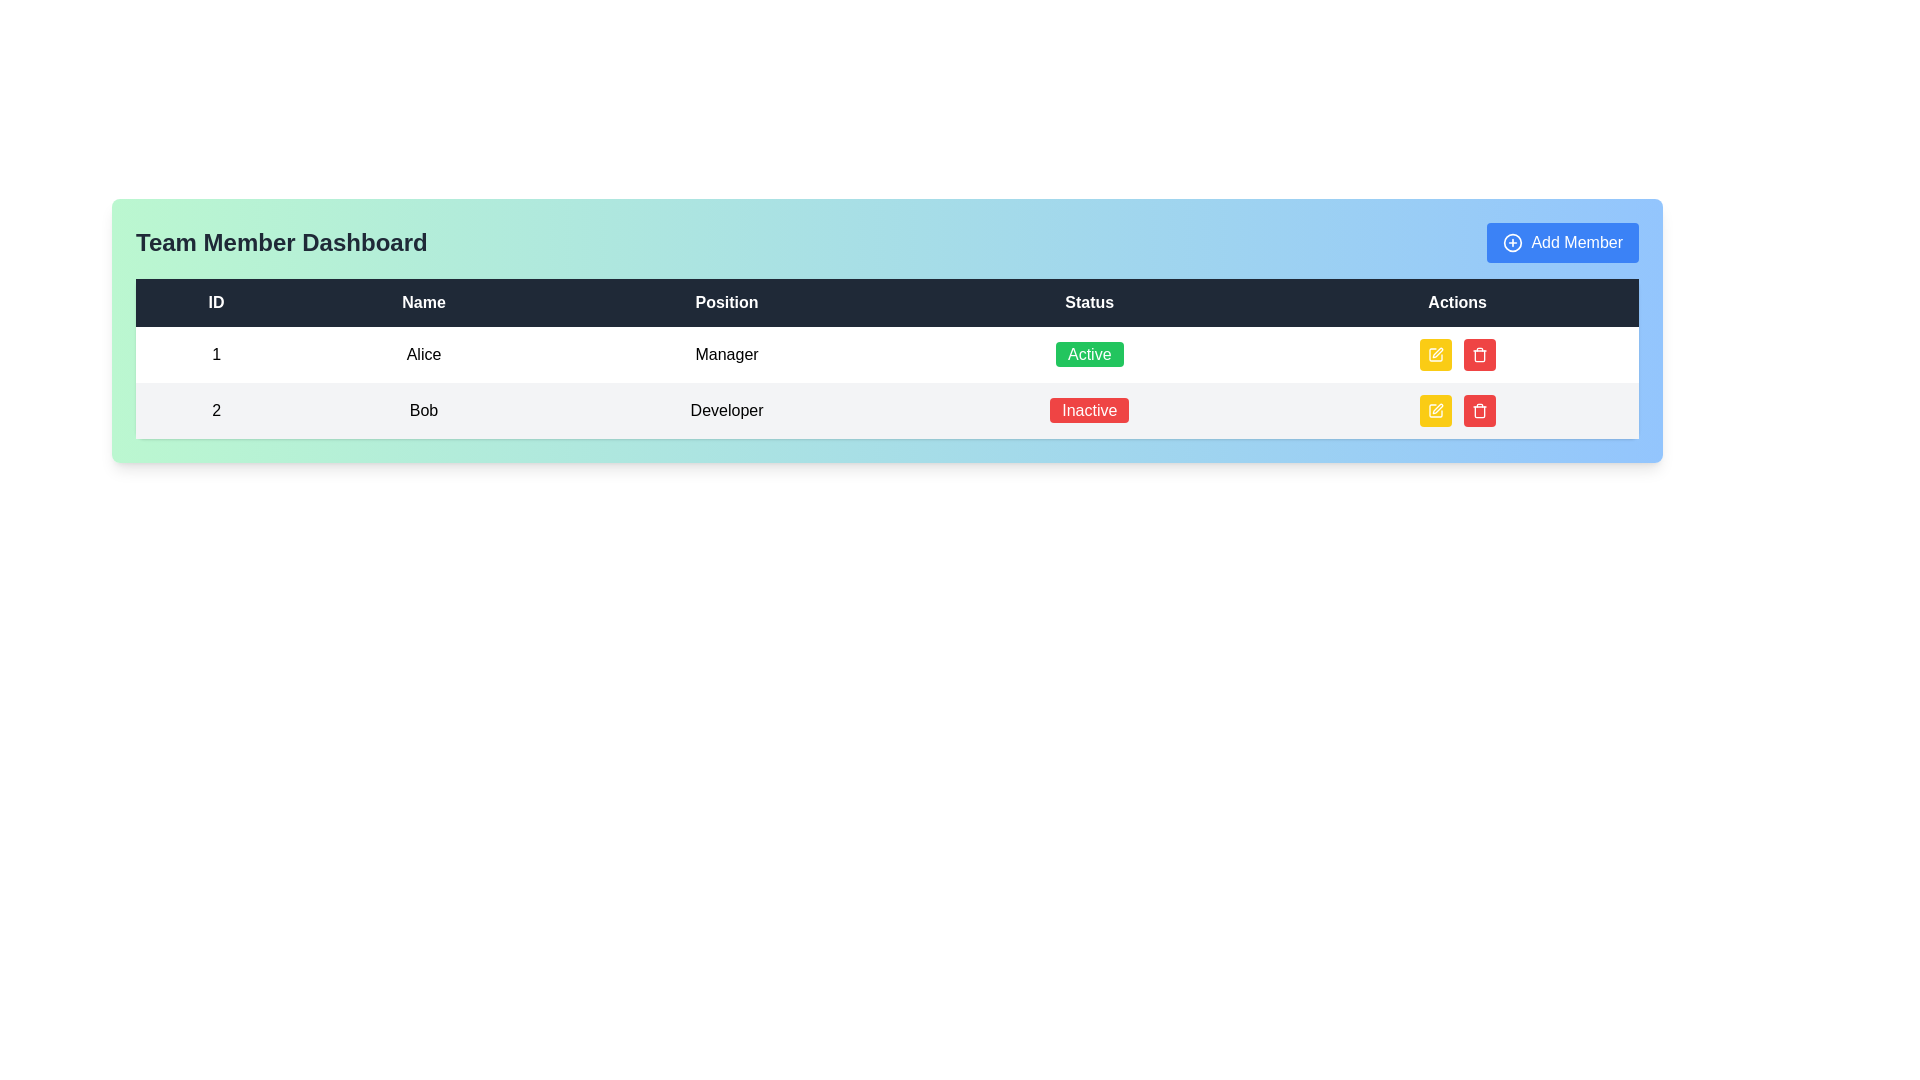  I want to click on the text label displaying 'Alice' in bold black font, located in the second column of the first row of the table, so click(422, 353).